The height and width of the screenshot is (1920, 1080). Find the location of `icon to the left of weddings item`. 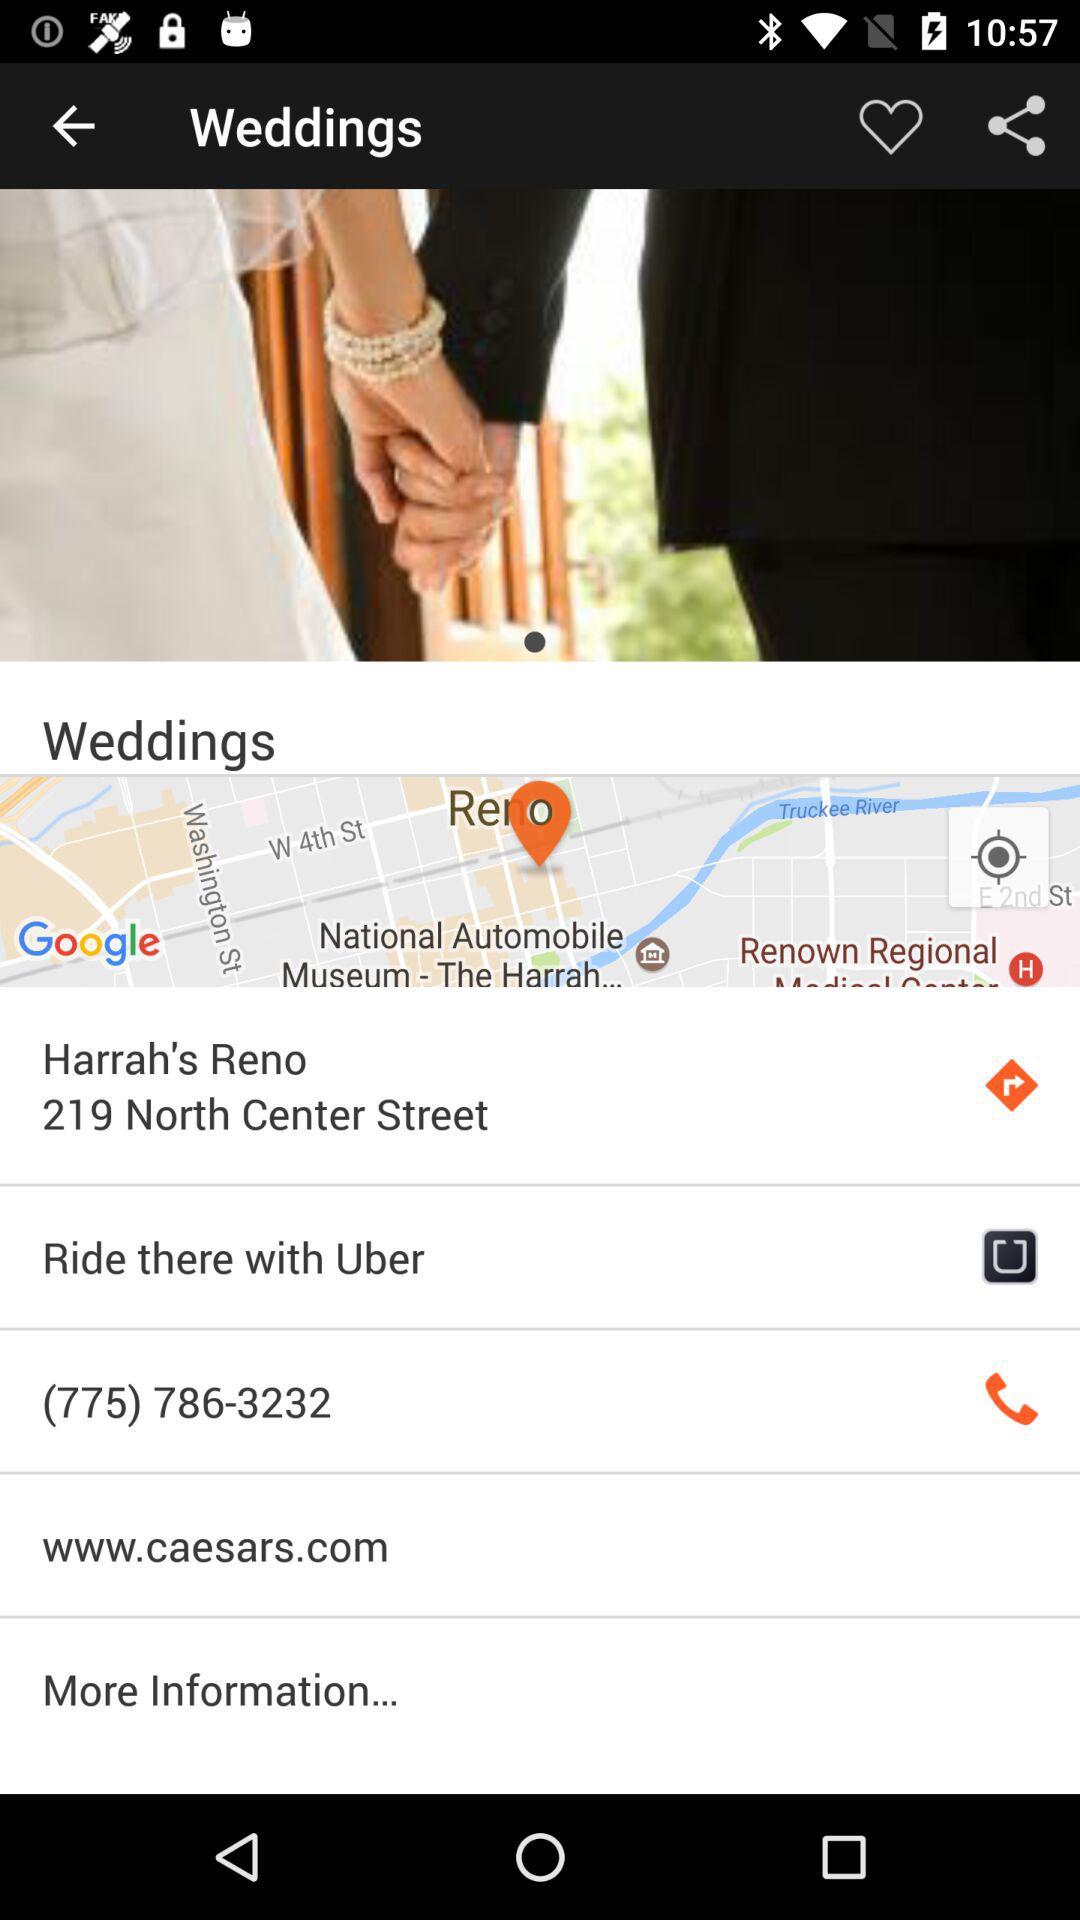

icon to the left of weddings item is located at coordinates (72, 124).